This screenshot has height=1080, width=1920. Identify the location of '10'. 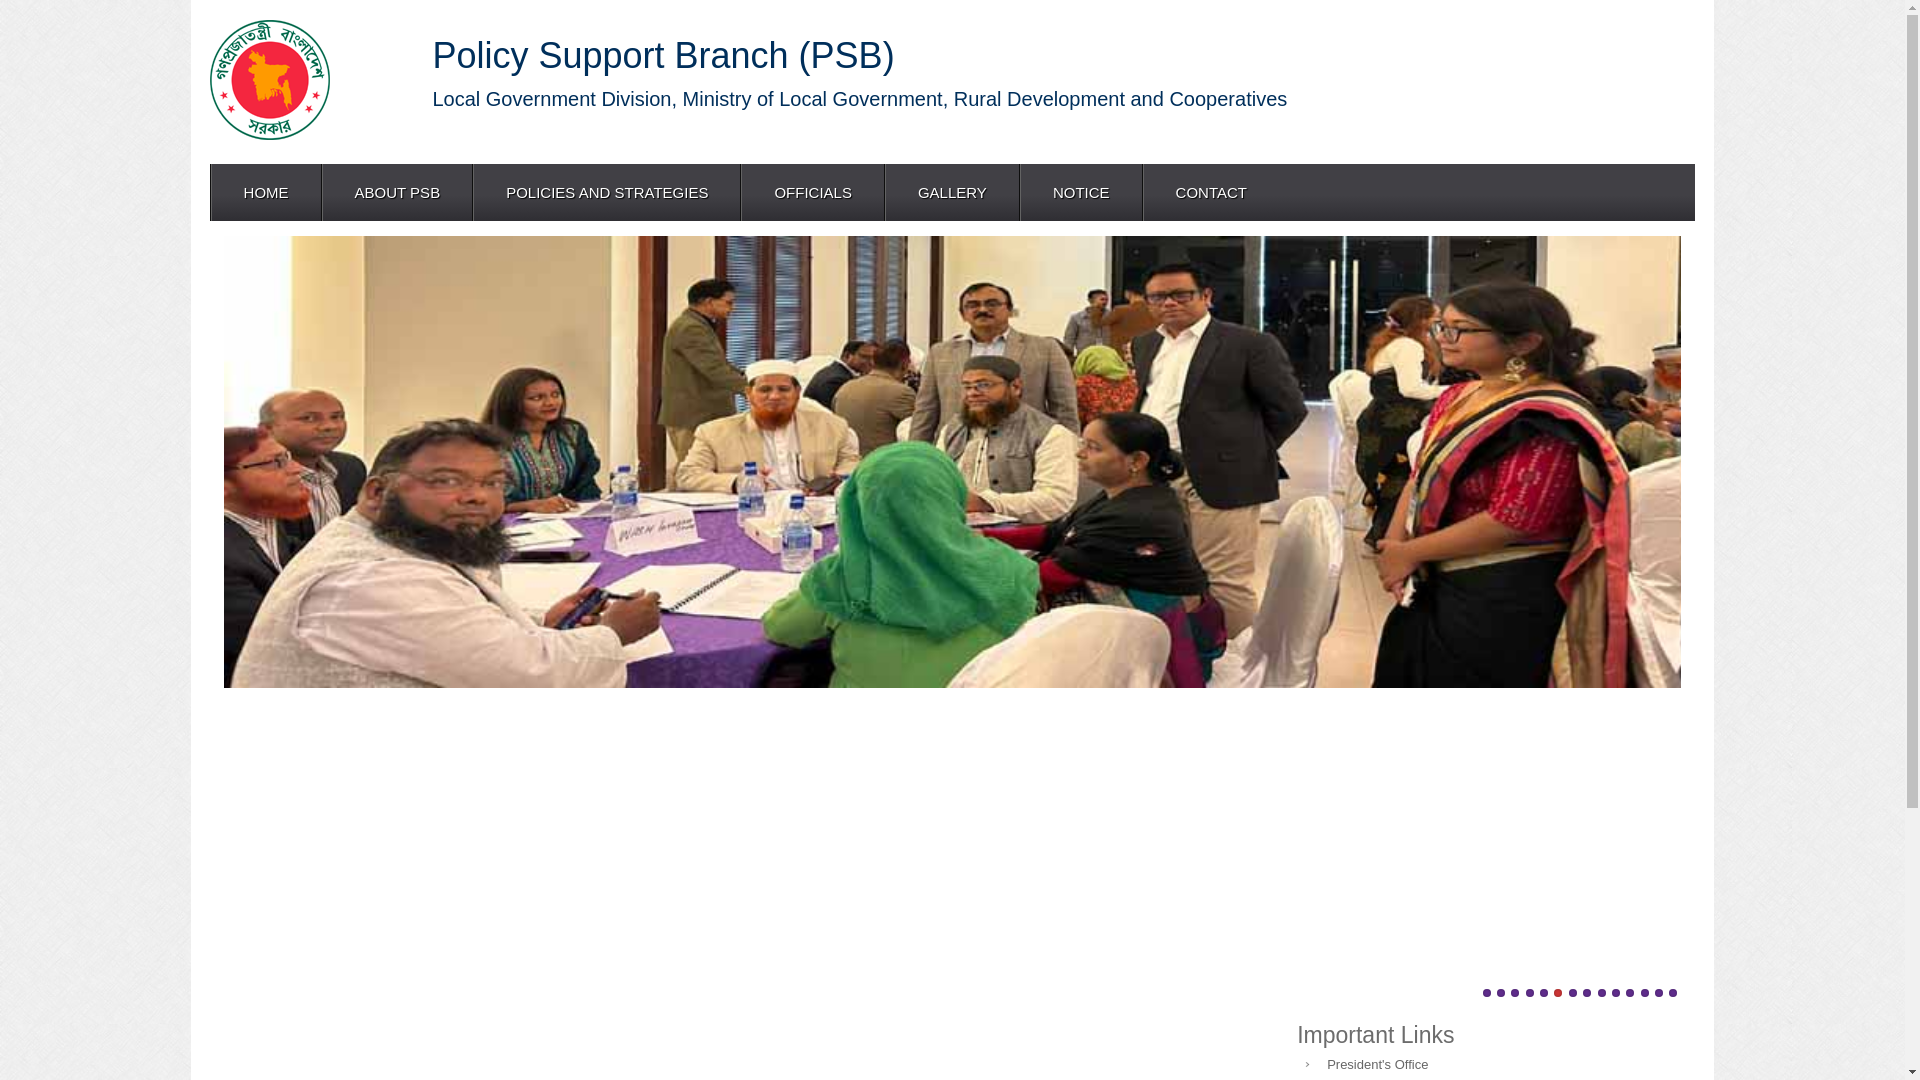
(1612, 992).